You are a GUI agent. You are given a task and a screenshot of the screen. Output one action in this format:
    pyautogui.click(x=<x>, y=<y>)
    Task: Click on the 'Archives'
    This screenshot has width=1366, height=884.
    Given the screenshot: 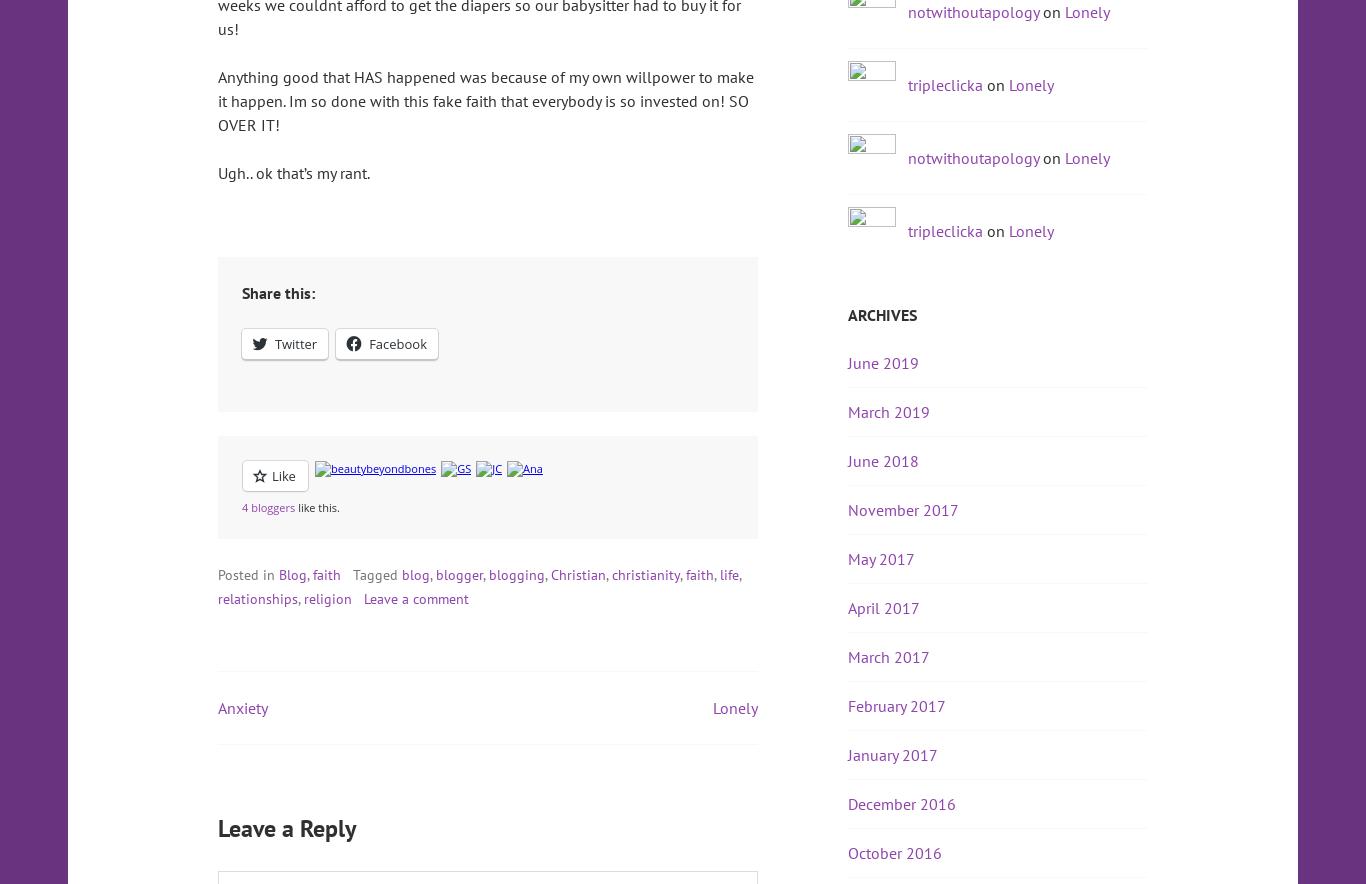 What is the action you would take?
    pyautogui.click(x=881, y=314)
    